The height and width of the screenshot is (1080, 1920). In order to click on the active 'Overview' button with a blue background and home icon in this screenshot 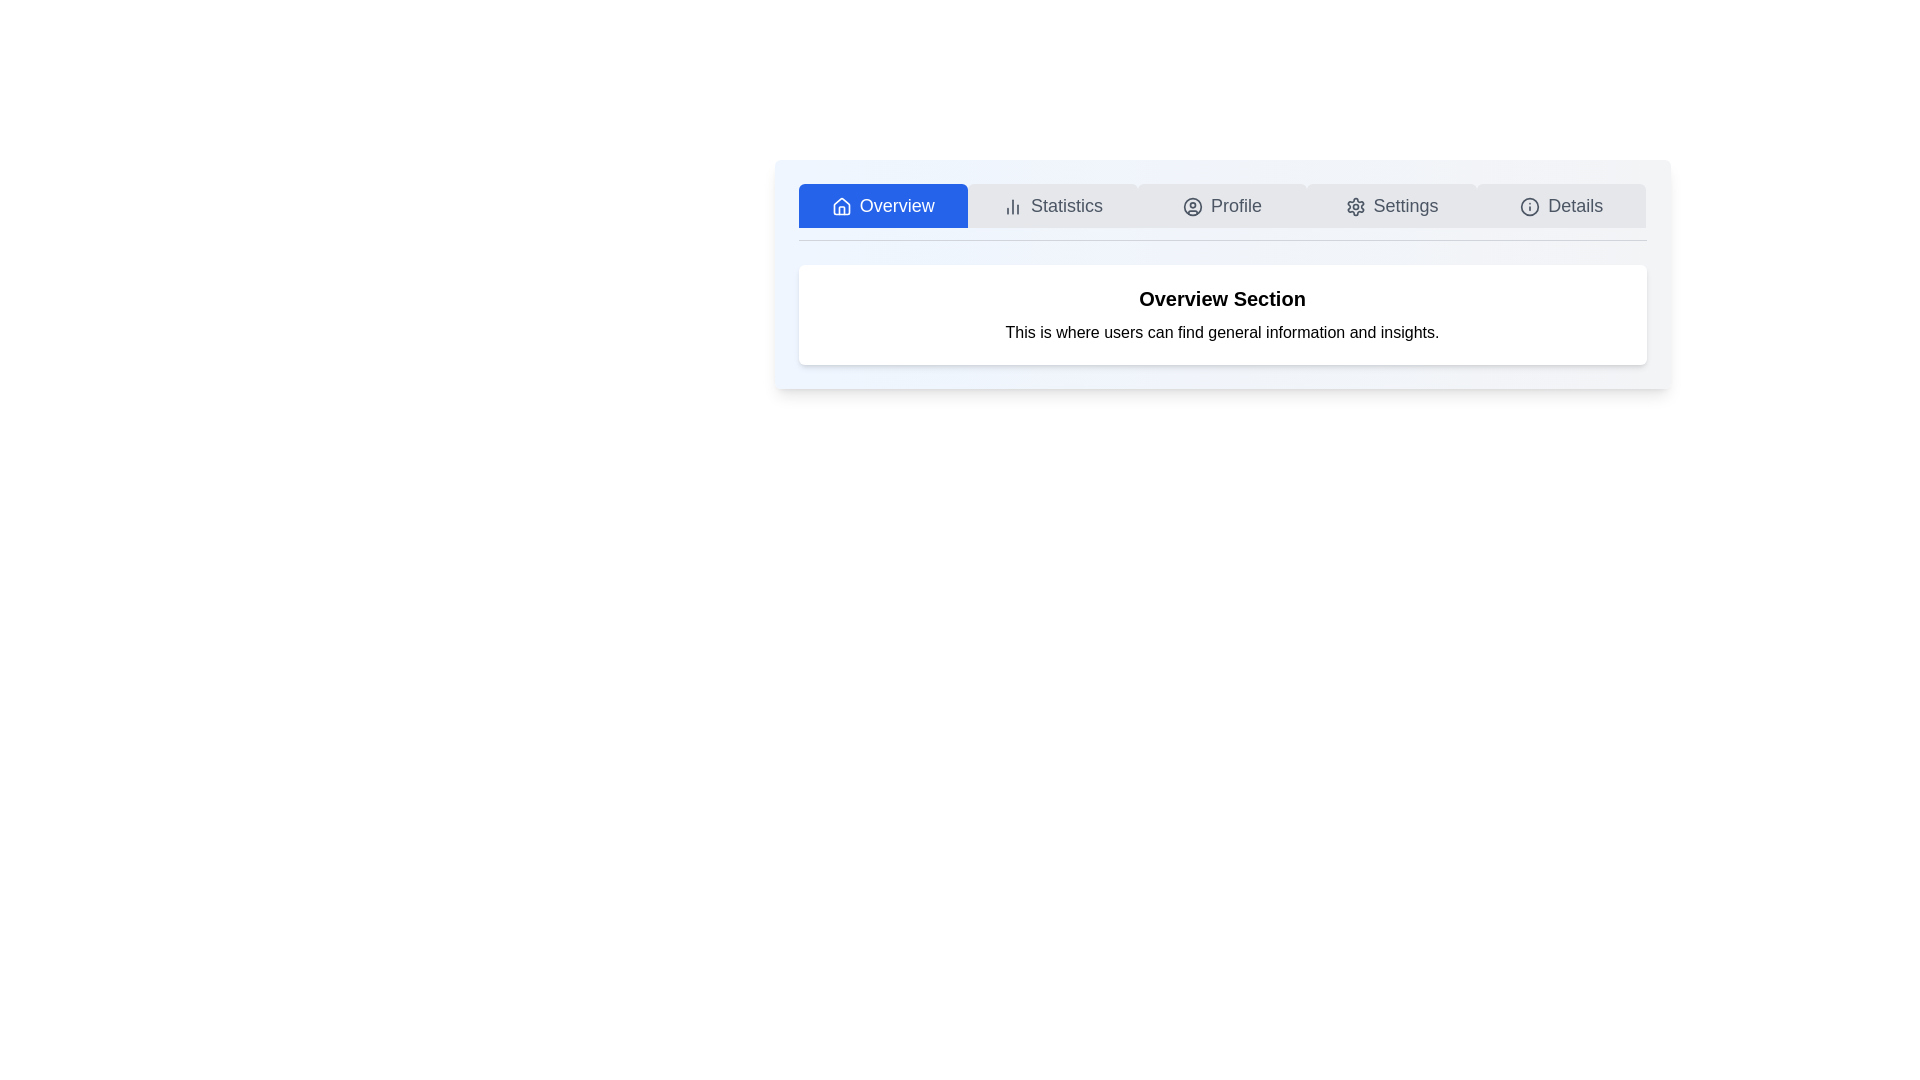, I will do `click(882, 205)`.